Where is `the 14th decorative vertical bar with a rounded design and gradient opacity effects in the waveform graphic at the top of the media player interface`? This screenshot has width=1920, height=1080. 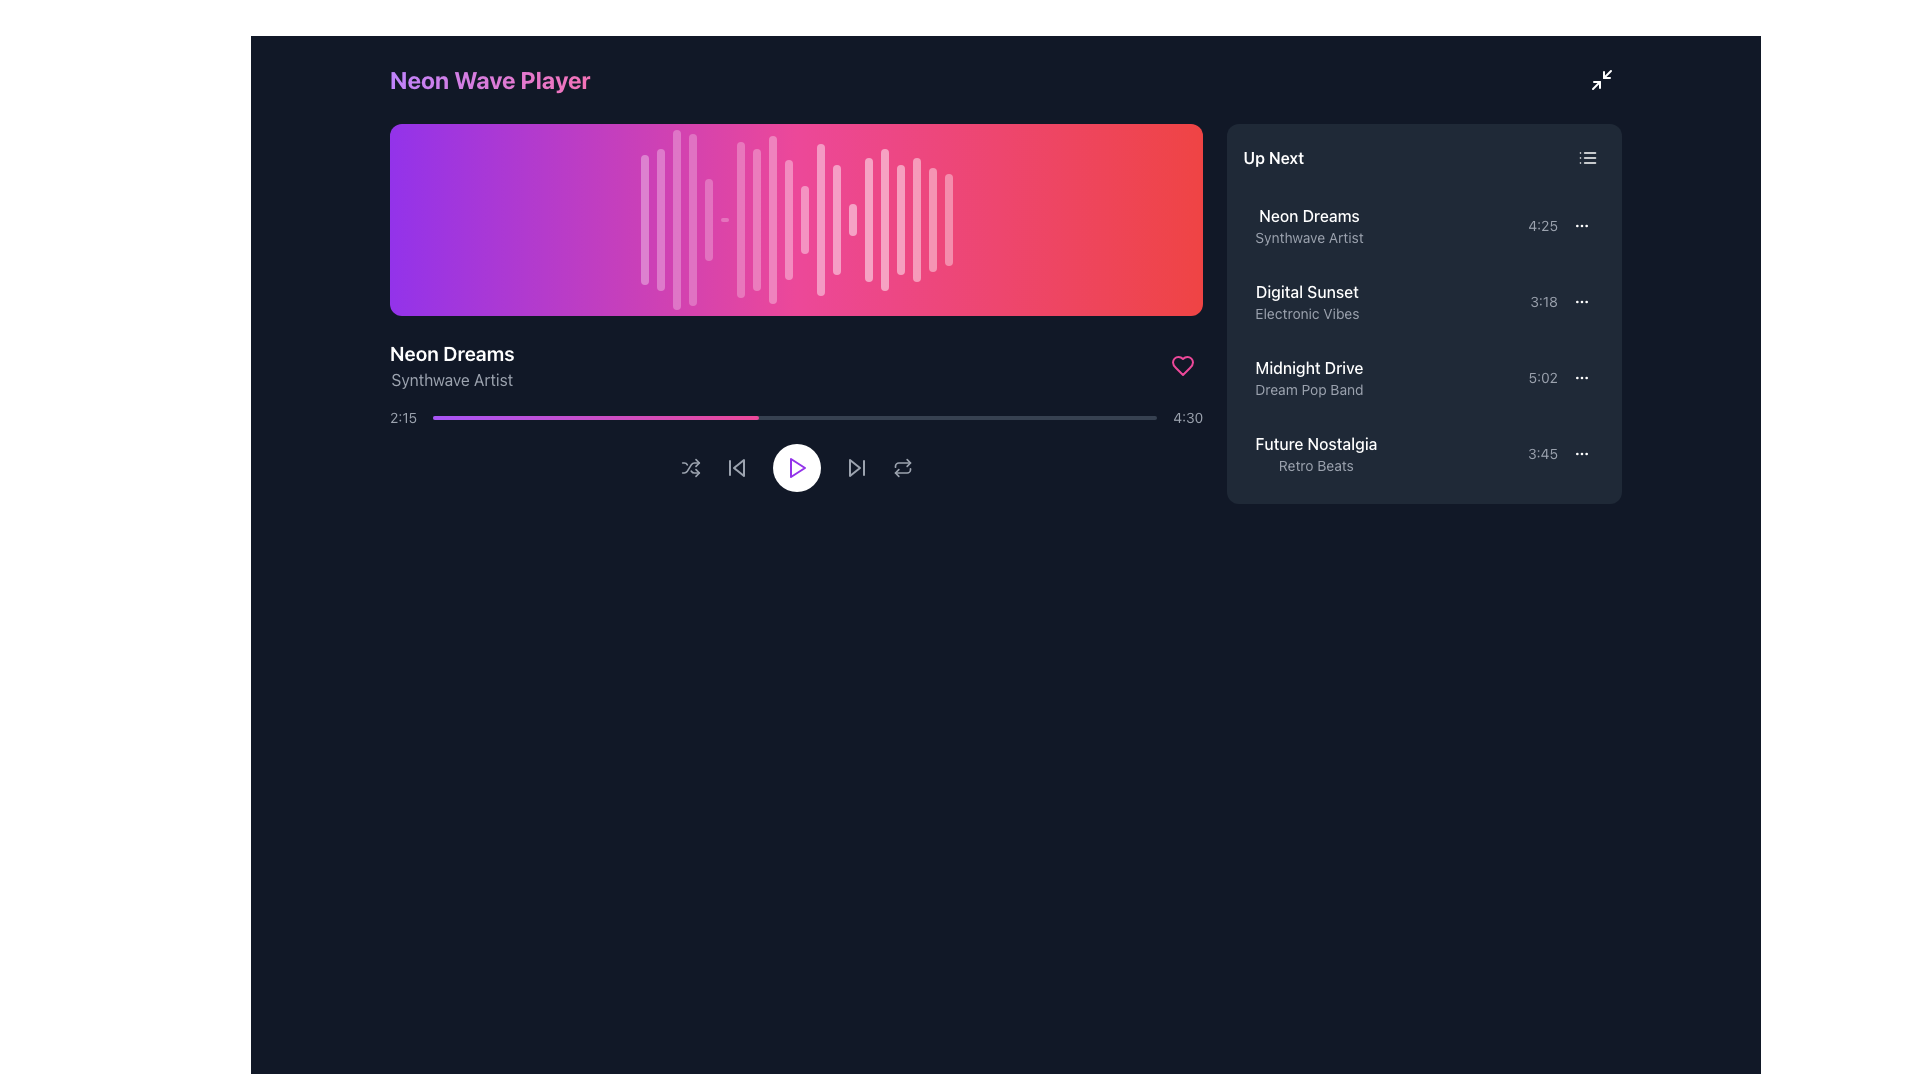 the 14th decorative vertical bar with a rounded design and gradient opacity effects in the waveform graphic at the top of the media player interface is located at coordinates (852, 219).